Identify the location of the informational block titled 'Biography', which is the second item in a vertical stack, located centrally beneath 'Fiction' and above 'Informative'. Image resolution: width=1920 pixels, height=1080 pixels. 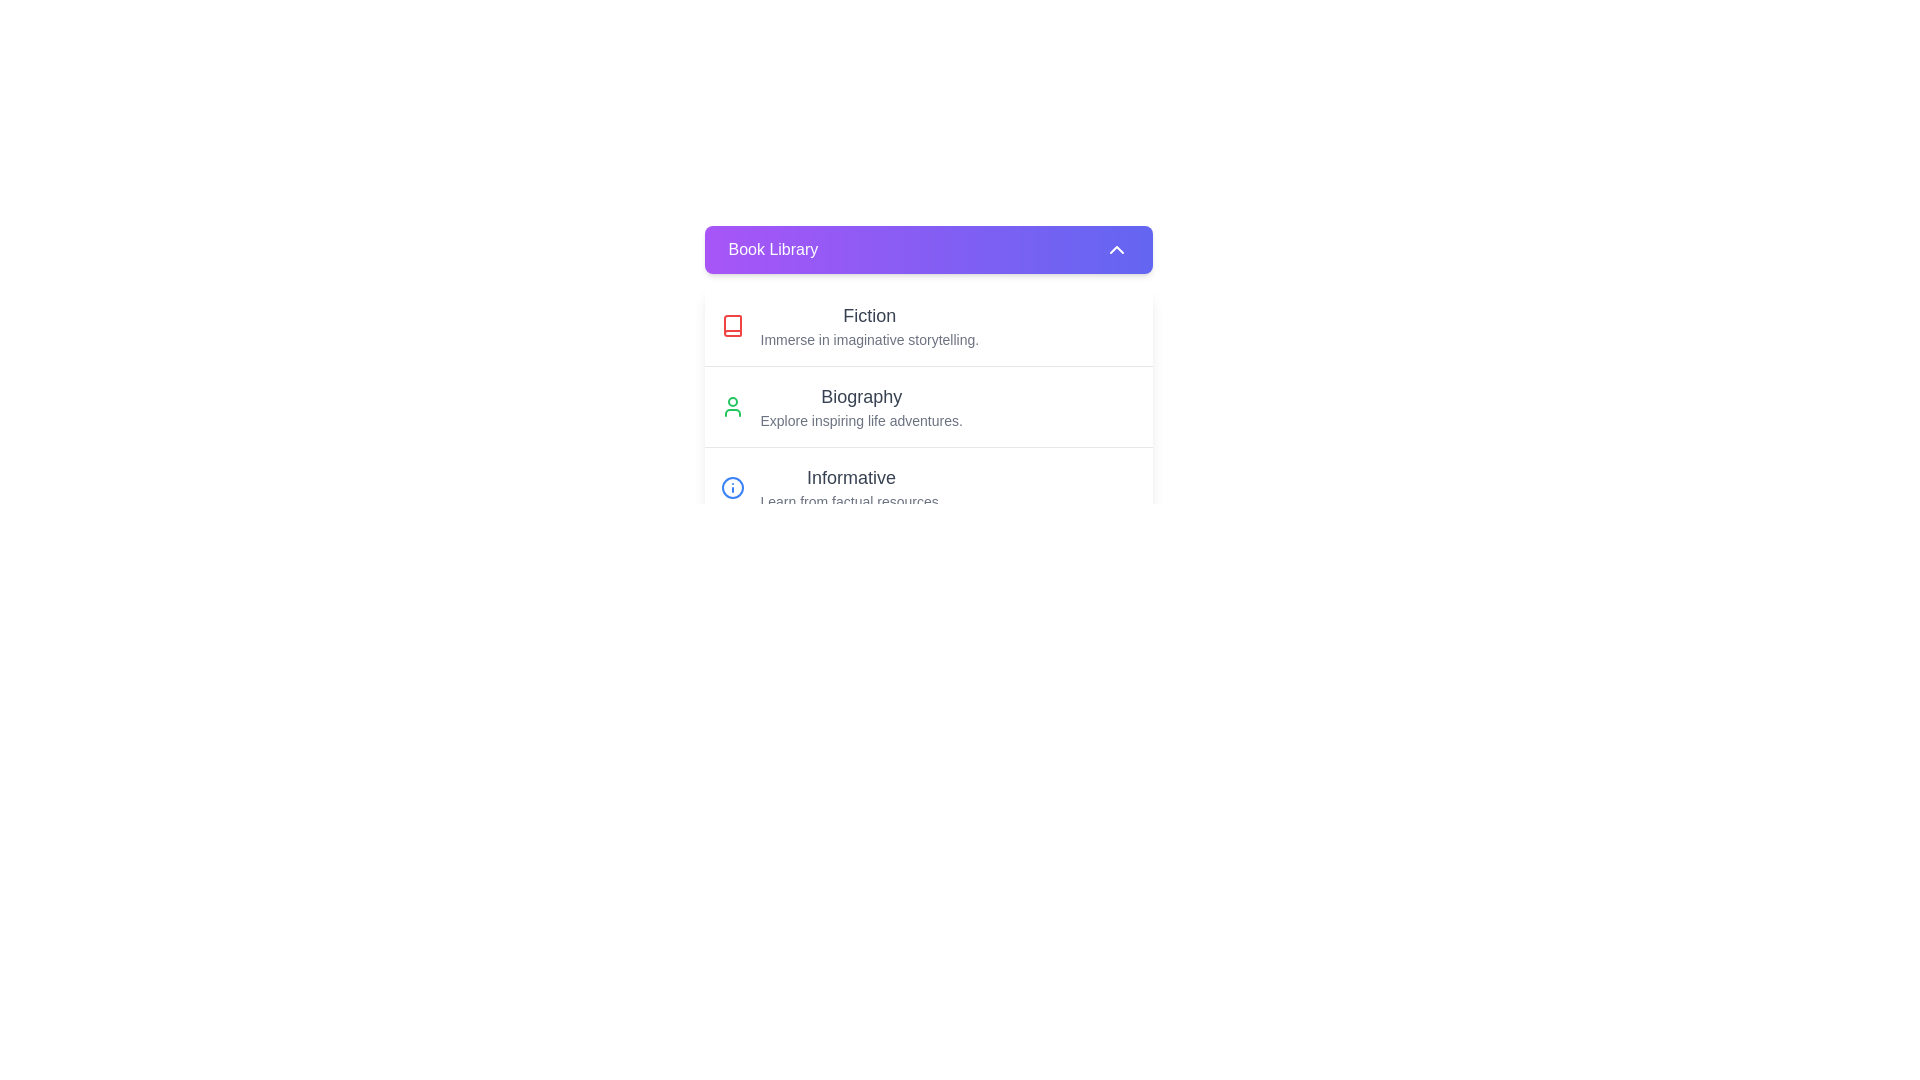
(927, 406).